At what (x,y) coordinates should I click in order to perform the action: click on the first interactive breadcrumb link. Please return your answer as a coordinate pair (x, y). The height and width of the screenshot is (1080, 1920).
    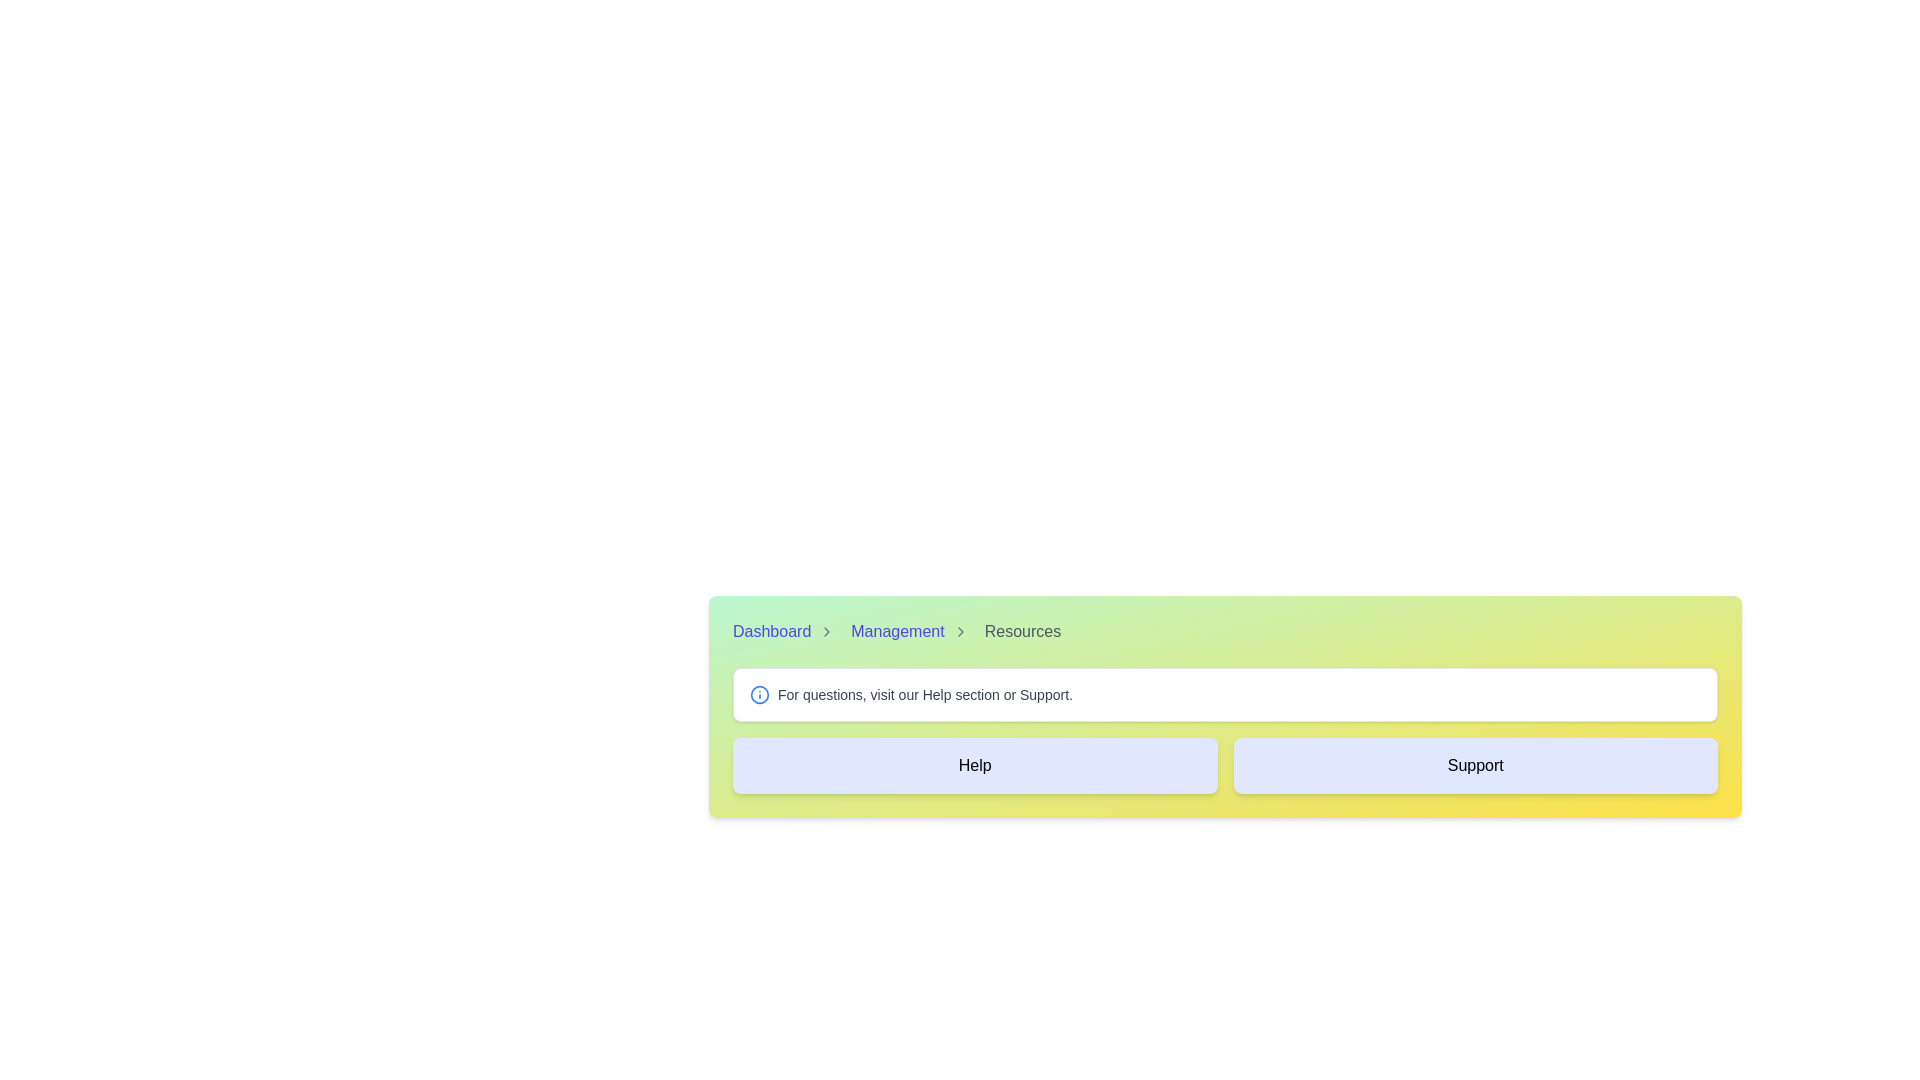
    Looking at the image, I should click on (786, 632).